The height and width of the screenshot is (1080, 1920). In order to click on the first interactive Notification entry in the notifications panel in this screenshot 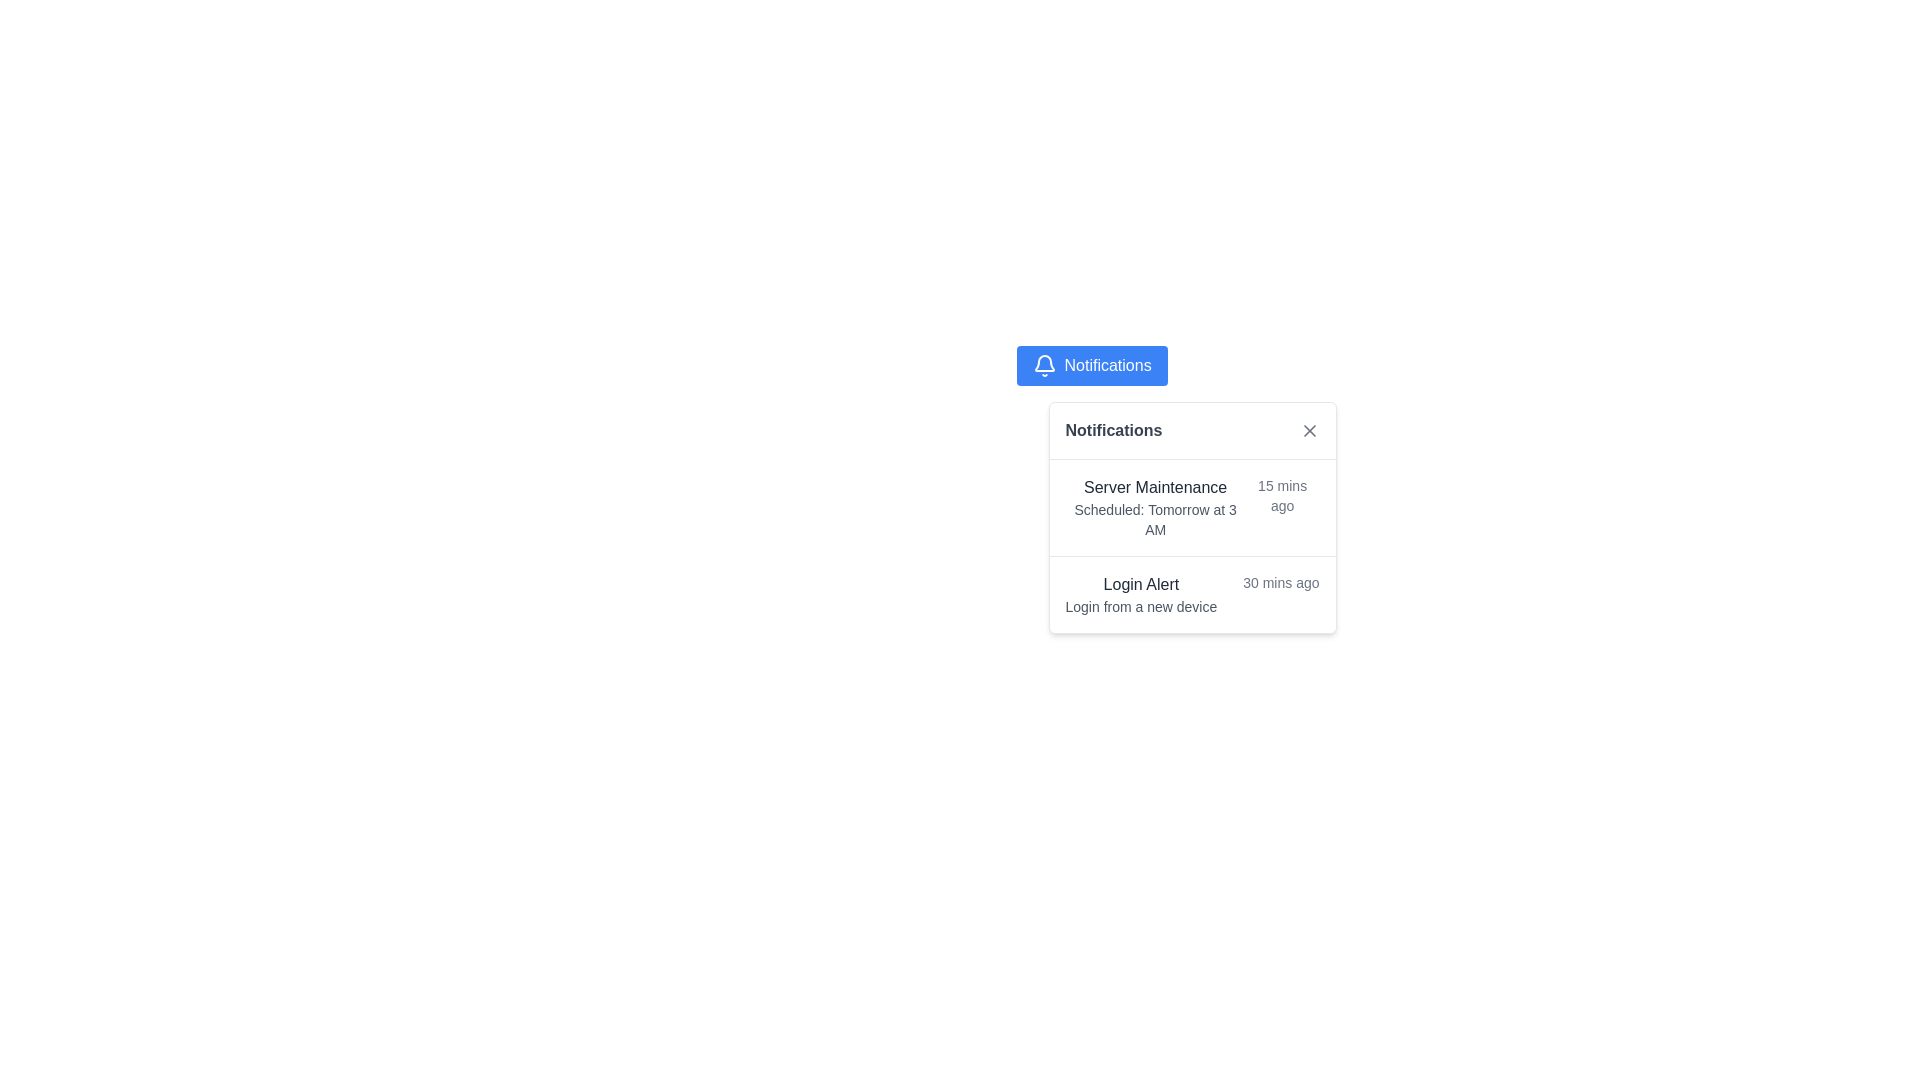, I will do `click(1192, 506)`.